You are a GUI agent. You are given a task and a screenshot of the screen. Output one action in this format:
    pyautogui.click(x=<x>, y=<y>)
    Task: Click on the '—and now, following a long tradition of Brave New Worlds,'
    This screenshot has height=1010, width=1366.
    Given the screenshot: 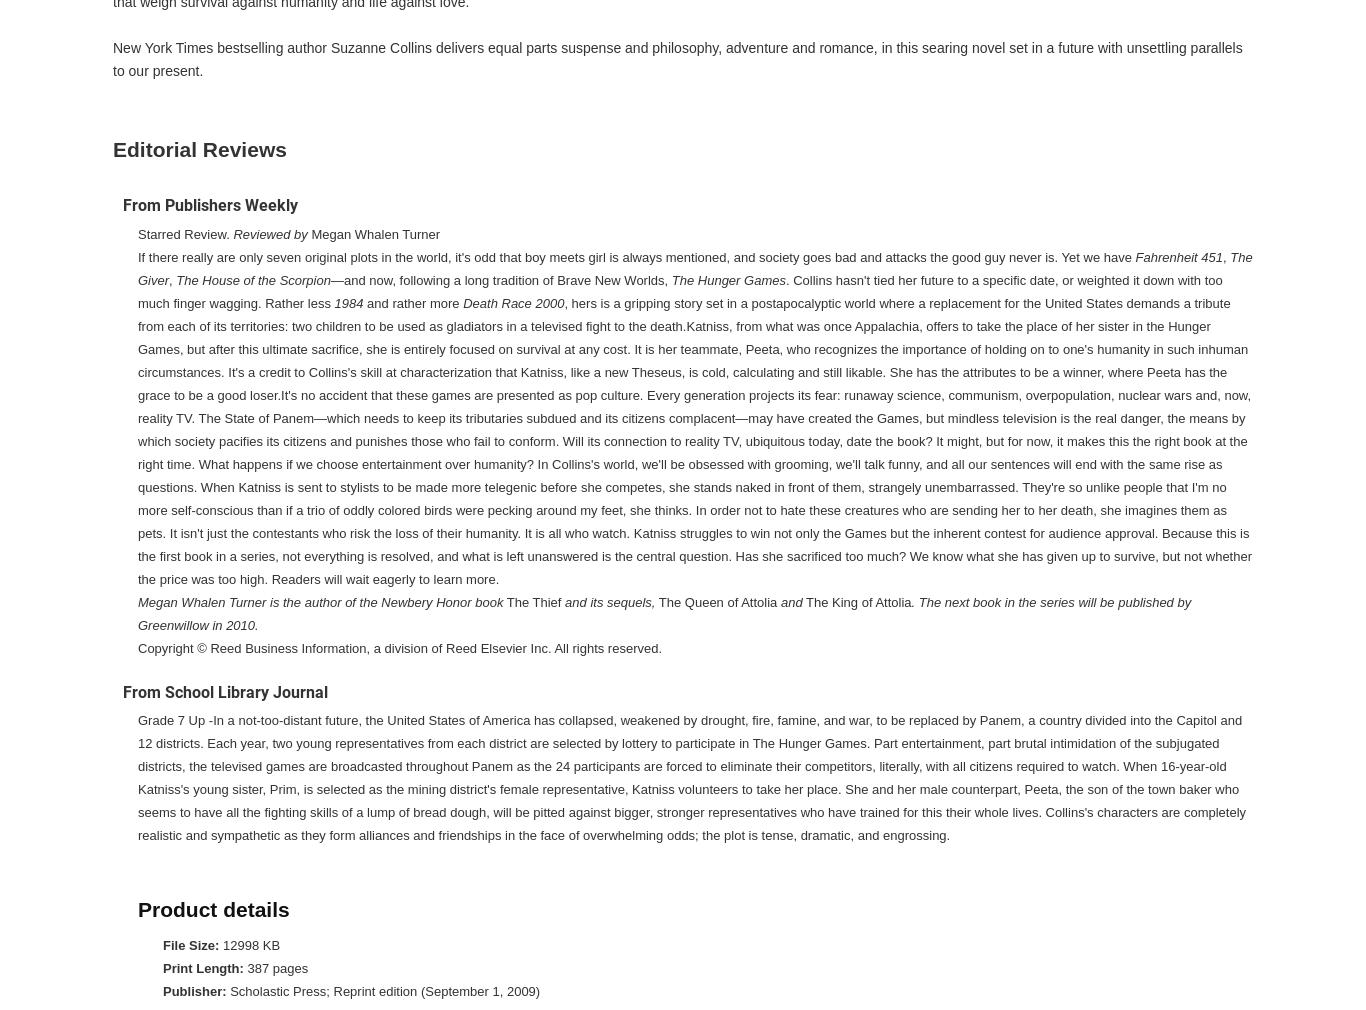 What is the action you would take?
    pyautogui.click(x=500, y=279)
    